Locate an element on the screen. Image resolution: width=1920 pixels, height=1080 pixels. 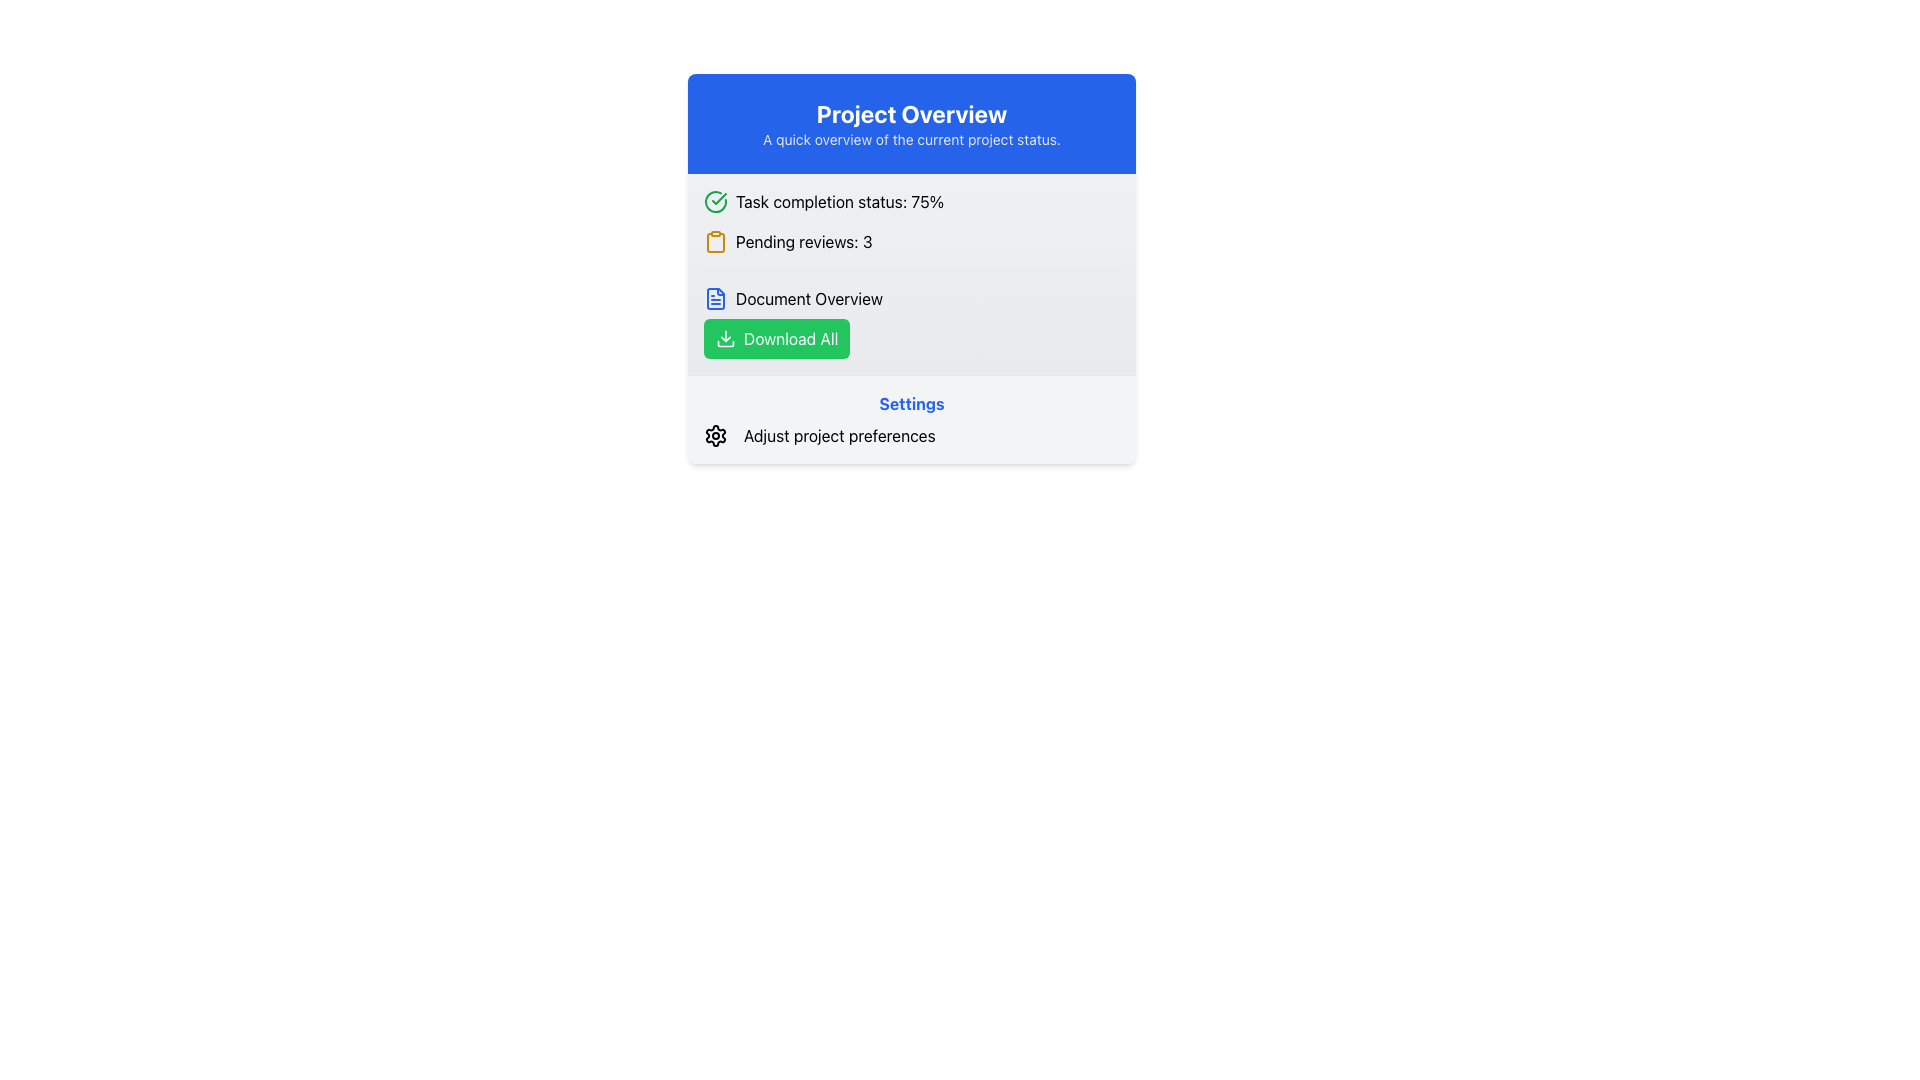
the gear icon representing settings, located to the left of the 'Adjust project preferences' text is located at coordinates (715, 434).